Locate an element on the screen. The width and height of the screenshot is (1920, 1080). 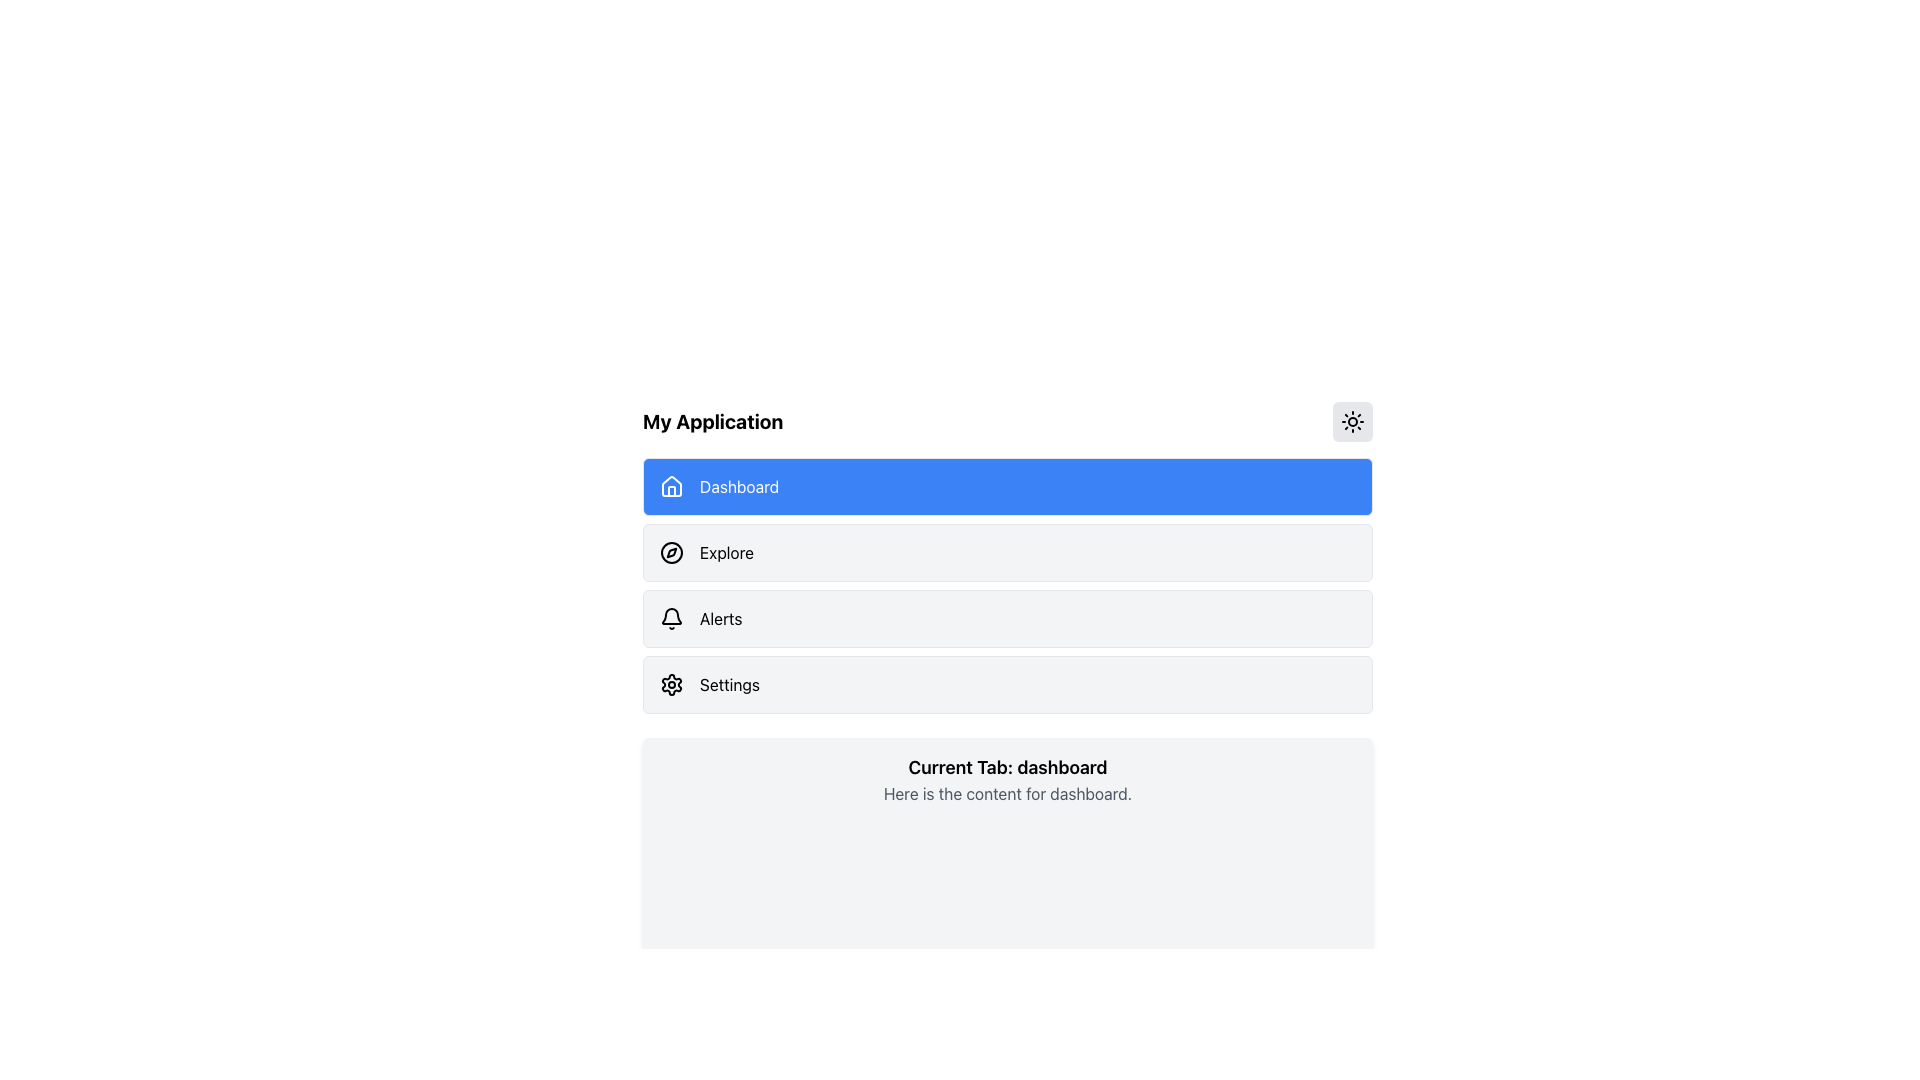
the settings button, which is the fourth button in the vertical list located beneath the 'Dashboard', 'Explore', and 'Alerts' options is located at coordinates (1008, 684).